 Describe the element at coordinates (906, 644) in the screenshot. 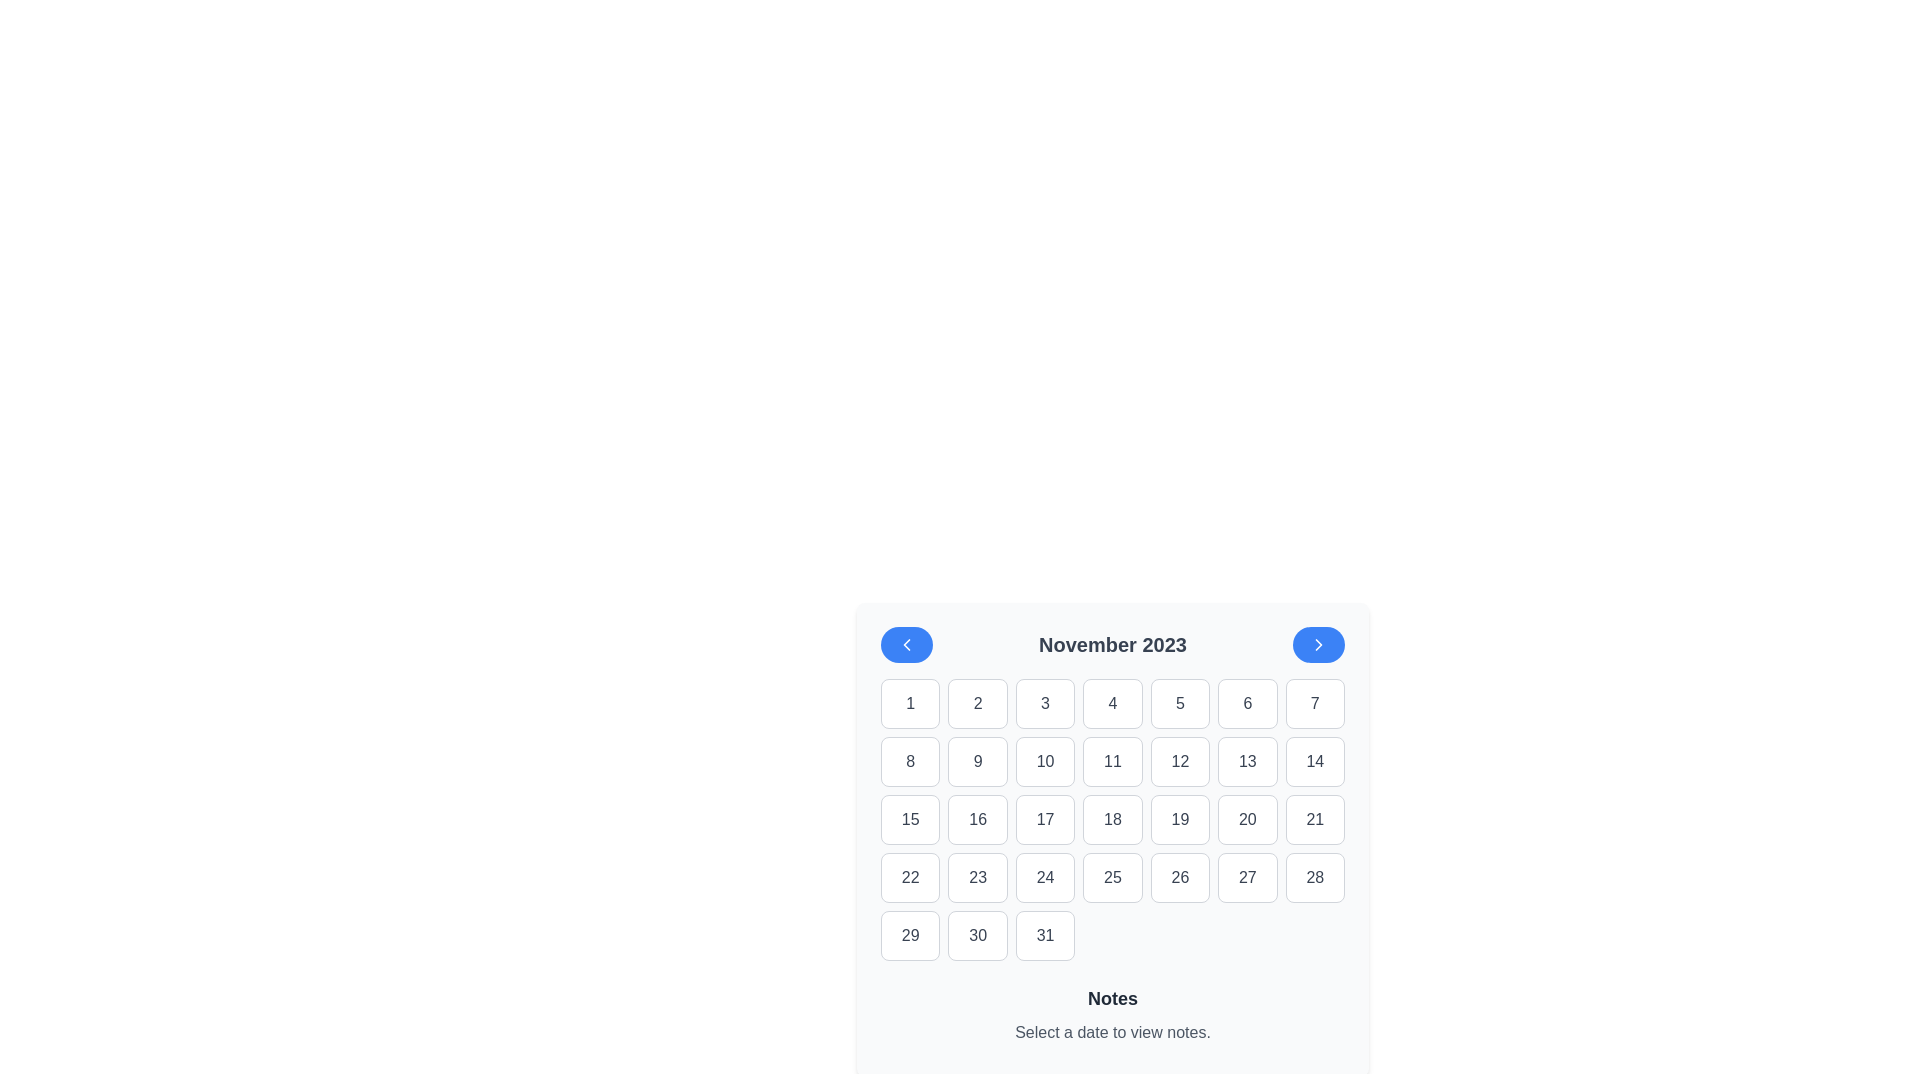

I see `the blue circular button with a white left-pointing arrow icon located in the header section of the calendar interface, to observe the hover effect` at that location.